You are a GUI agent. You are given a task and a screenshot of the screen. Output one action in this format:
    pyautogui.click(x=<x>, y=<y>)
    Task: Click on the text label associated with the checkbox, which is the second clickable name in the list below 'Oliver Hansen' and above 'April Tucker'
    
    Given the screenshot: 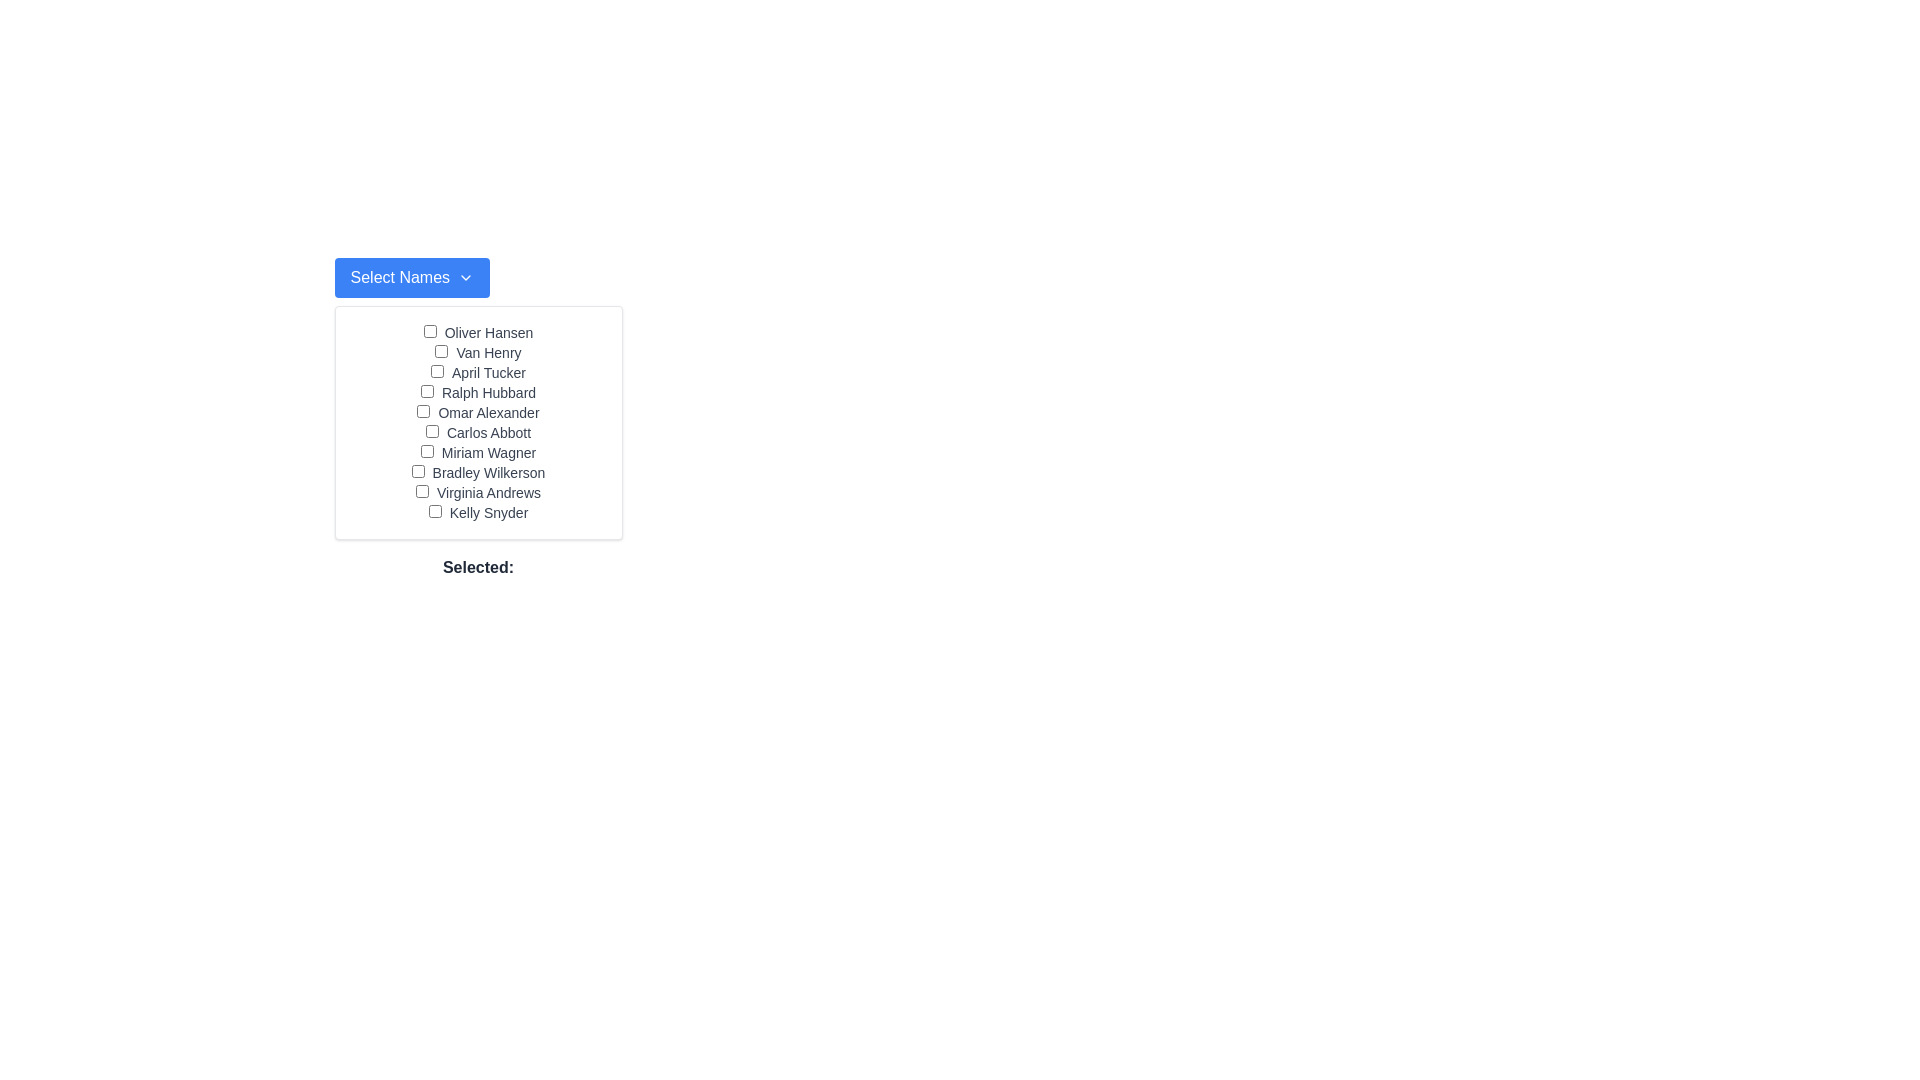 What is the action you would take?
    pyautogui.click(x=477, y=352)
    